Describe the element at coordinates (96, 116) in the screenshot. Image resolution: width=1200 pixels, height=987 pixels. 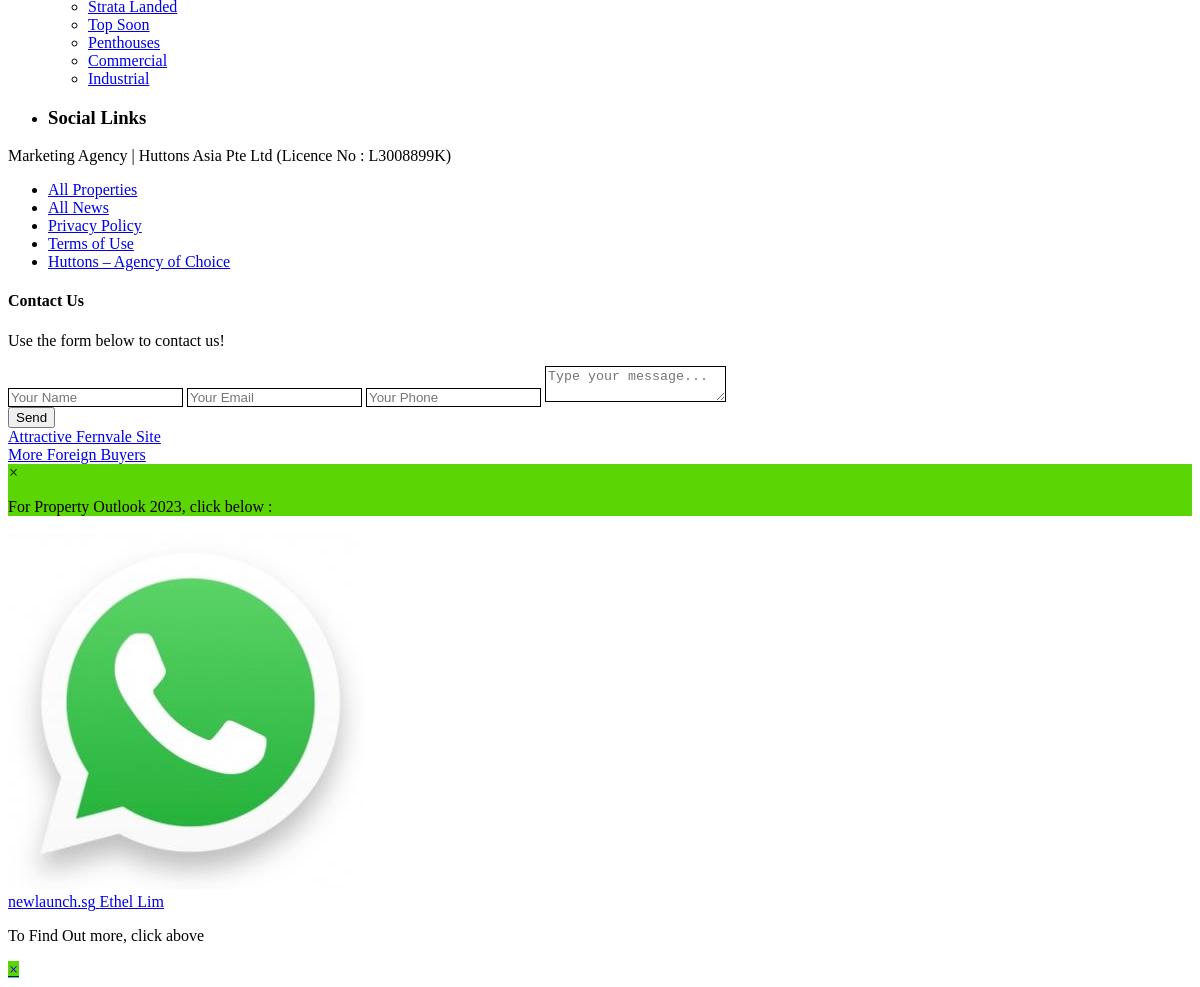
I see `'Social Links'` at that location.